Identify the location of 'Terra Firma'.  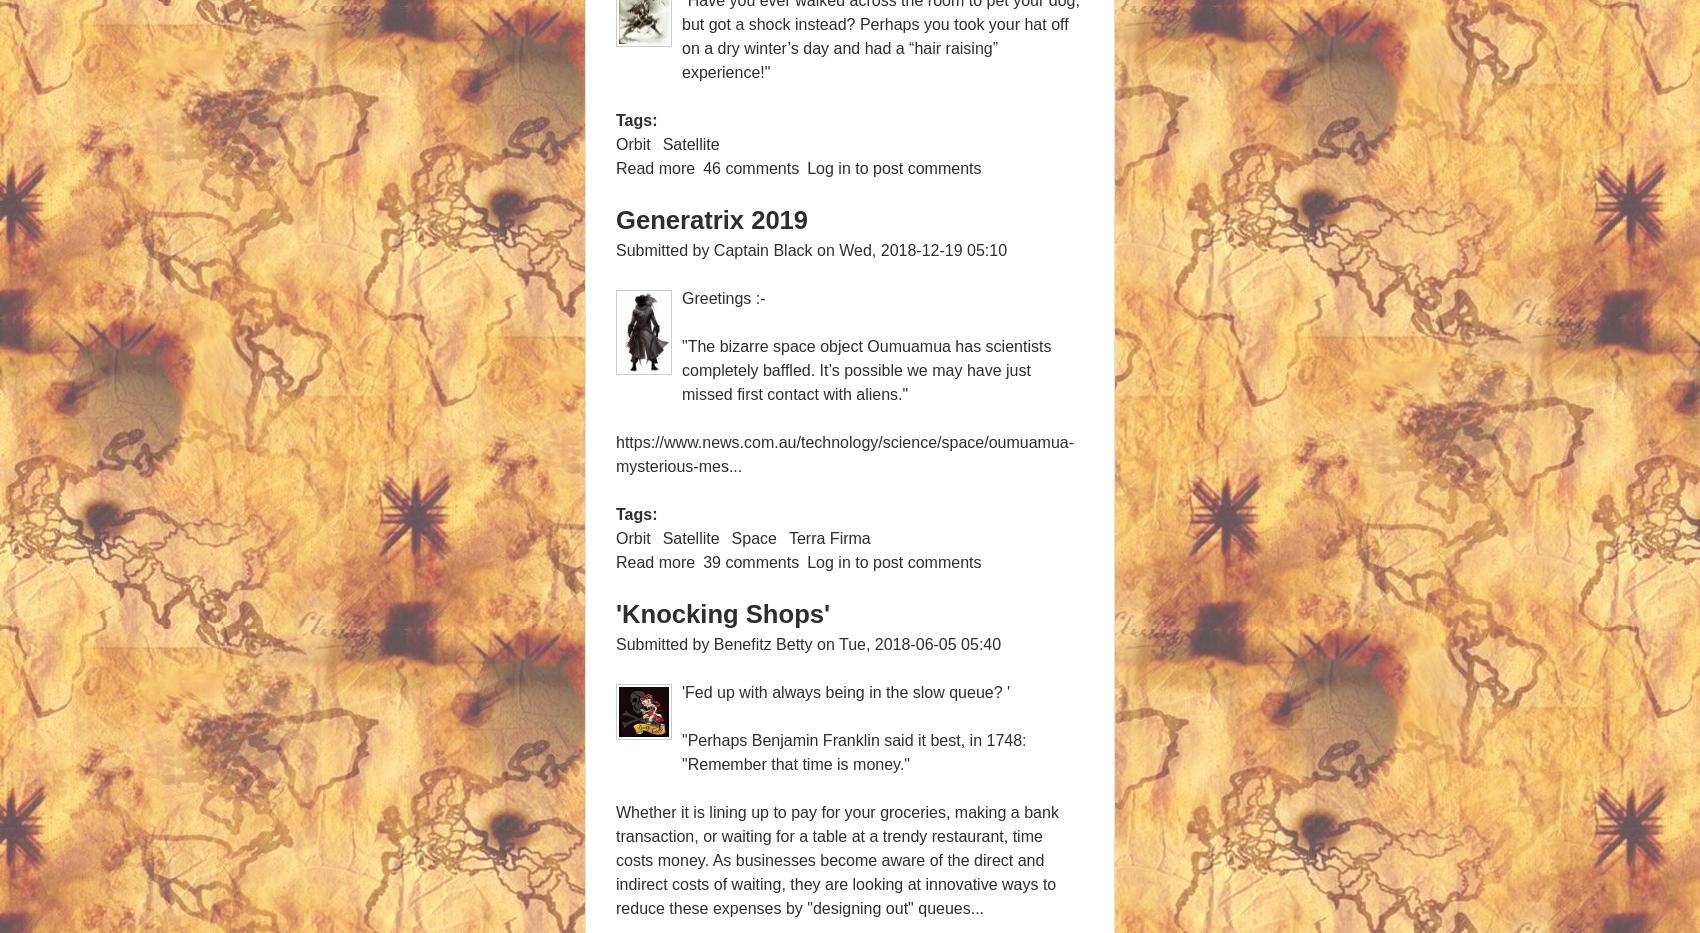
(827, 537).